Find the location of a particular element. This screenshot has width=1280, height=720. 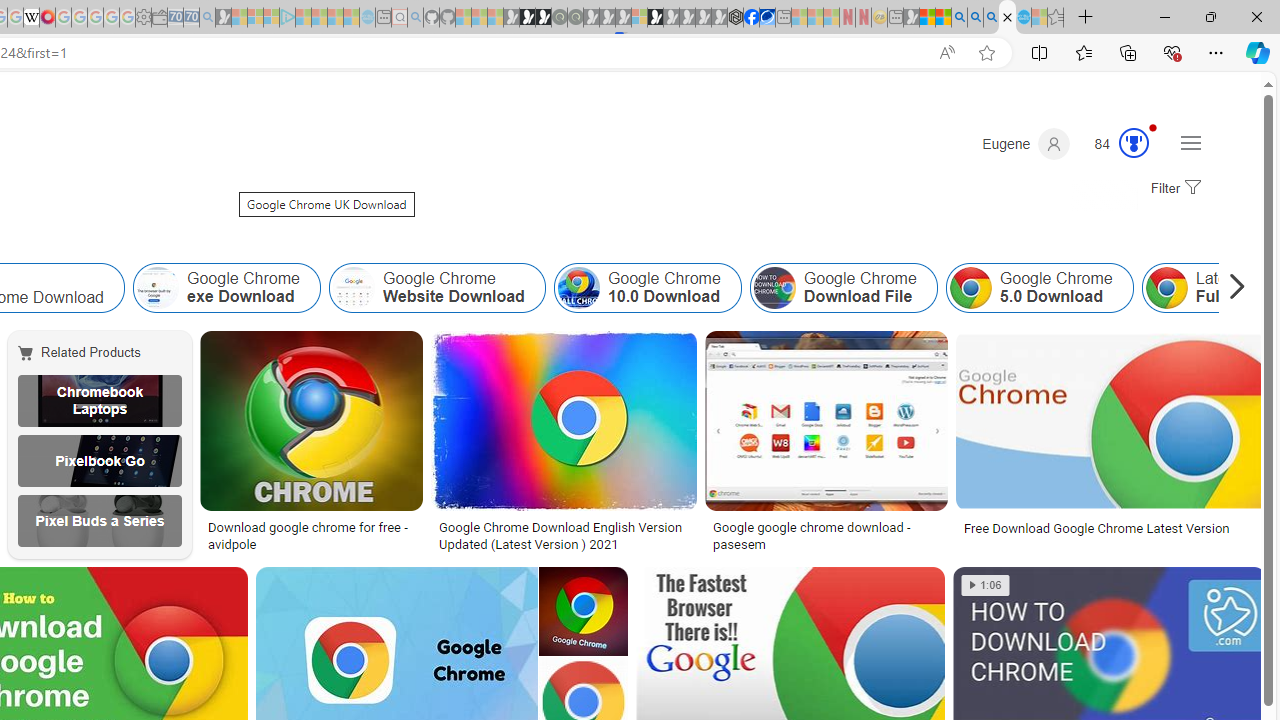

'Google Pixelbook Go UK' is located at coordinates (98, 460).